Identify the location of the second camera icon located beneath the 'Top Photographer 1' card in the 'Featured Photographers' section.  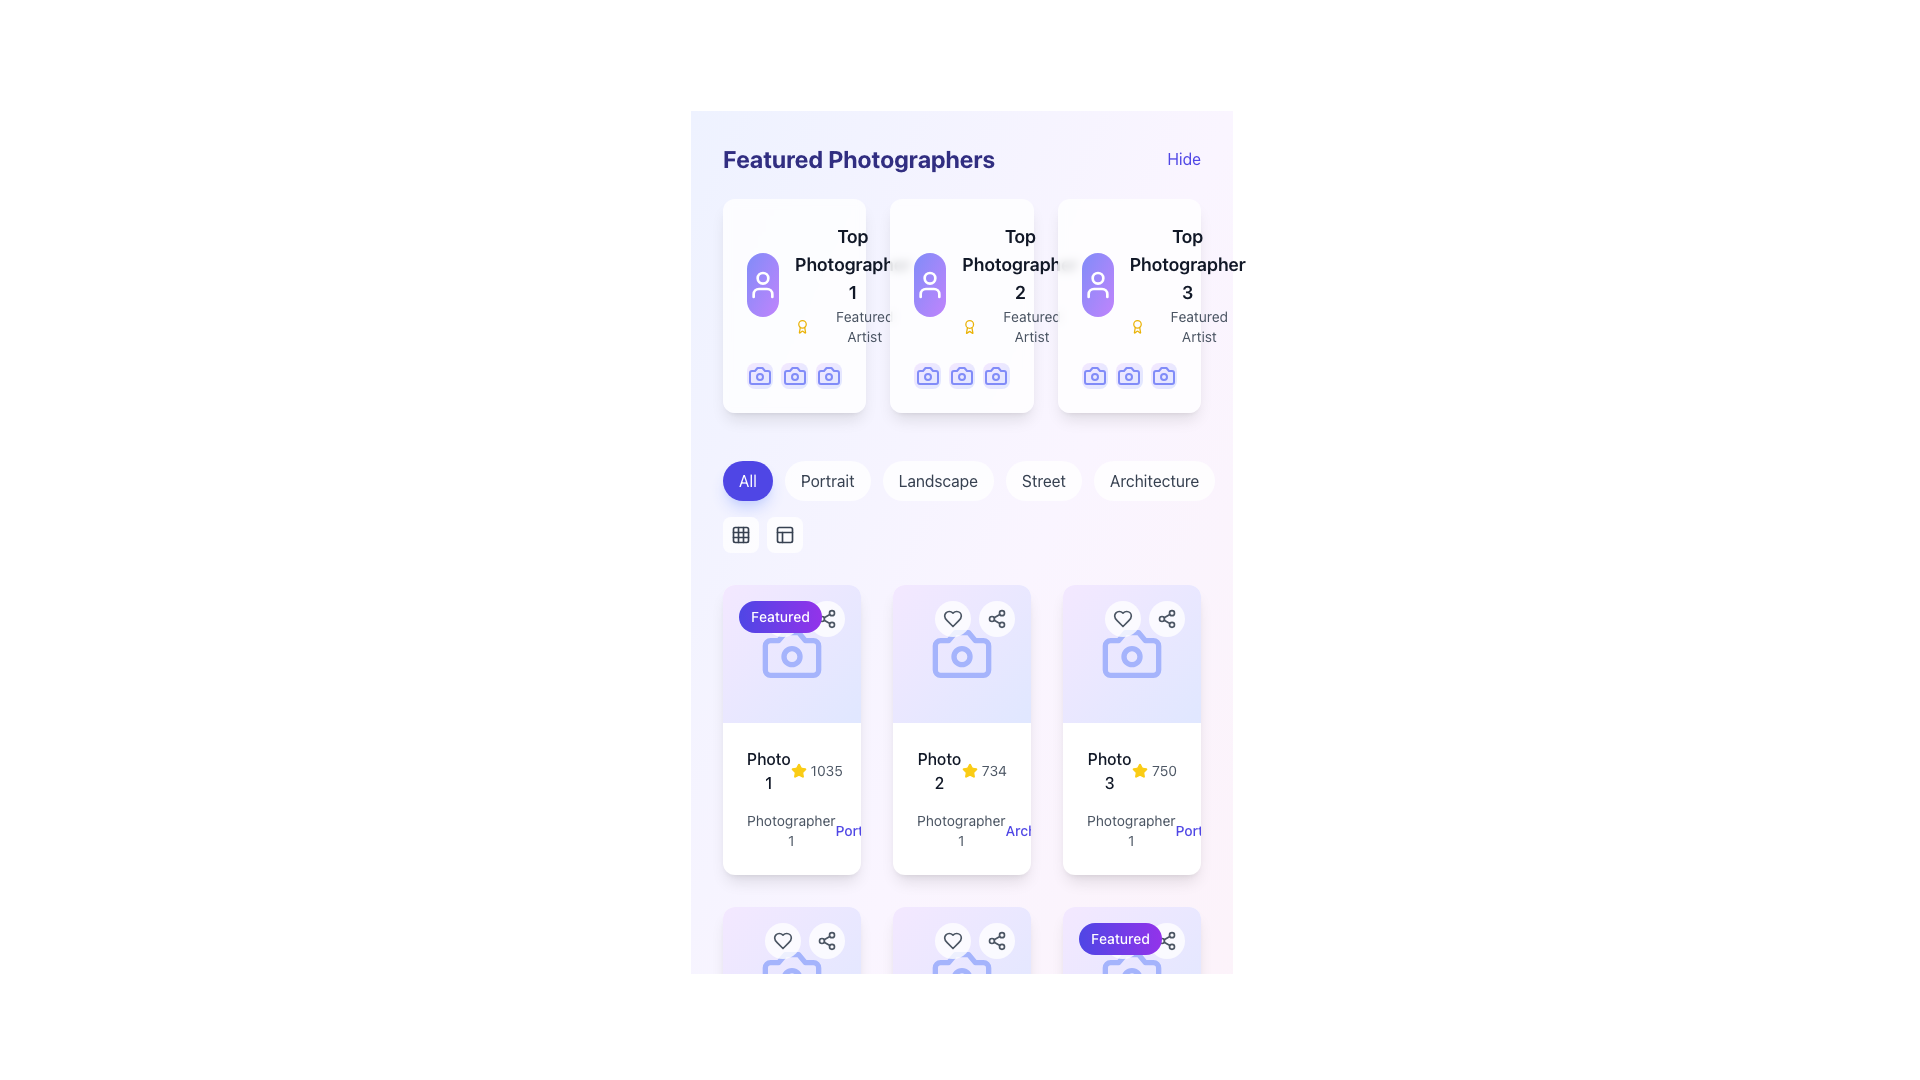
(793, 376).